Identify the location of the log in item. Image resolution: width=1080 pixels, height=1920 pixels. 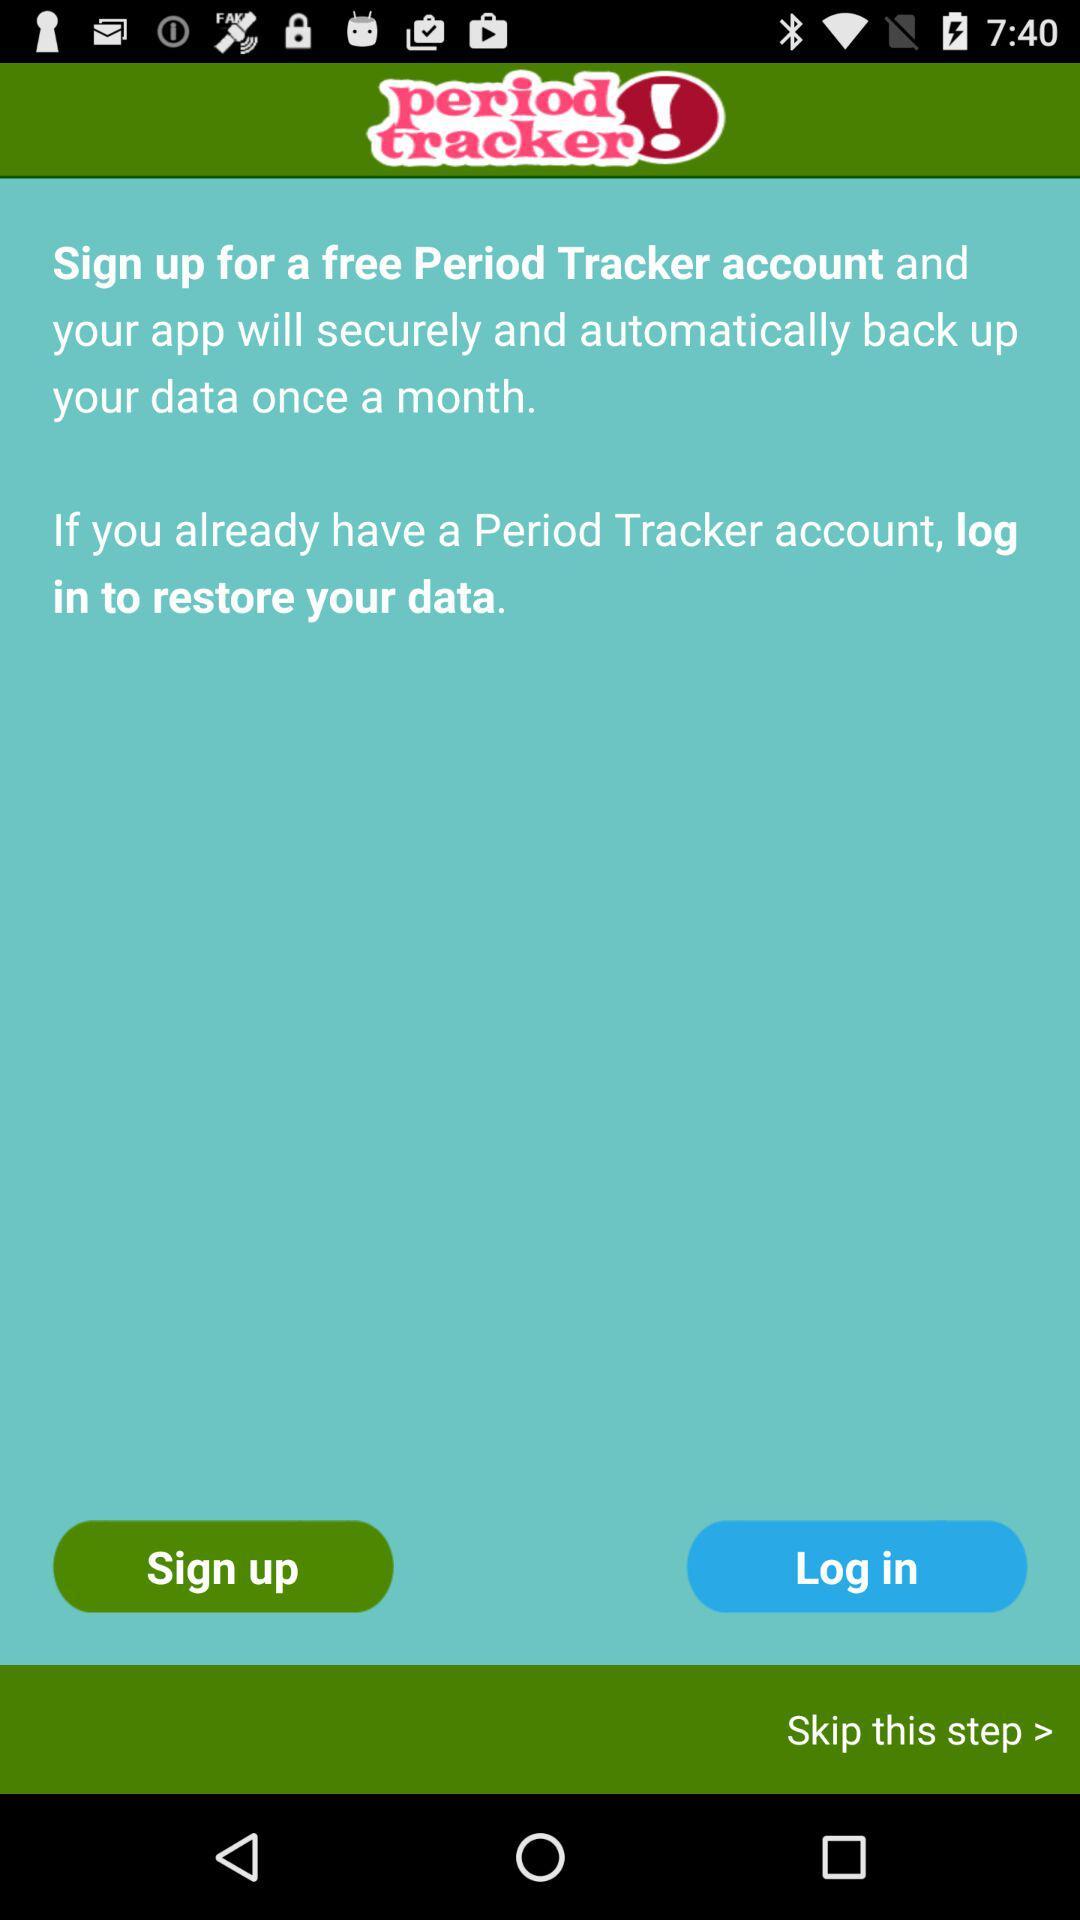
(855, 1565).